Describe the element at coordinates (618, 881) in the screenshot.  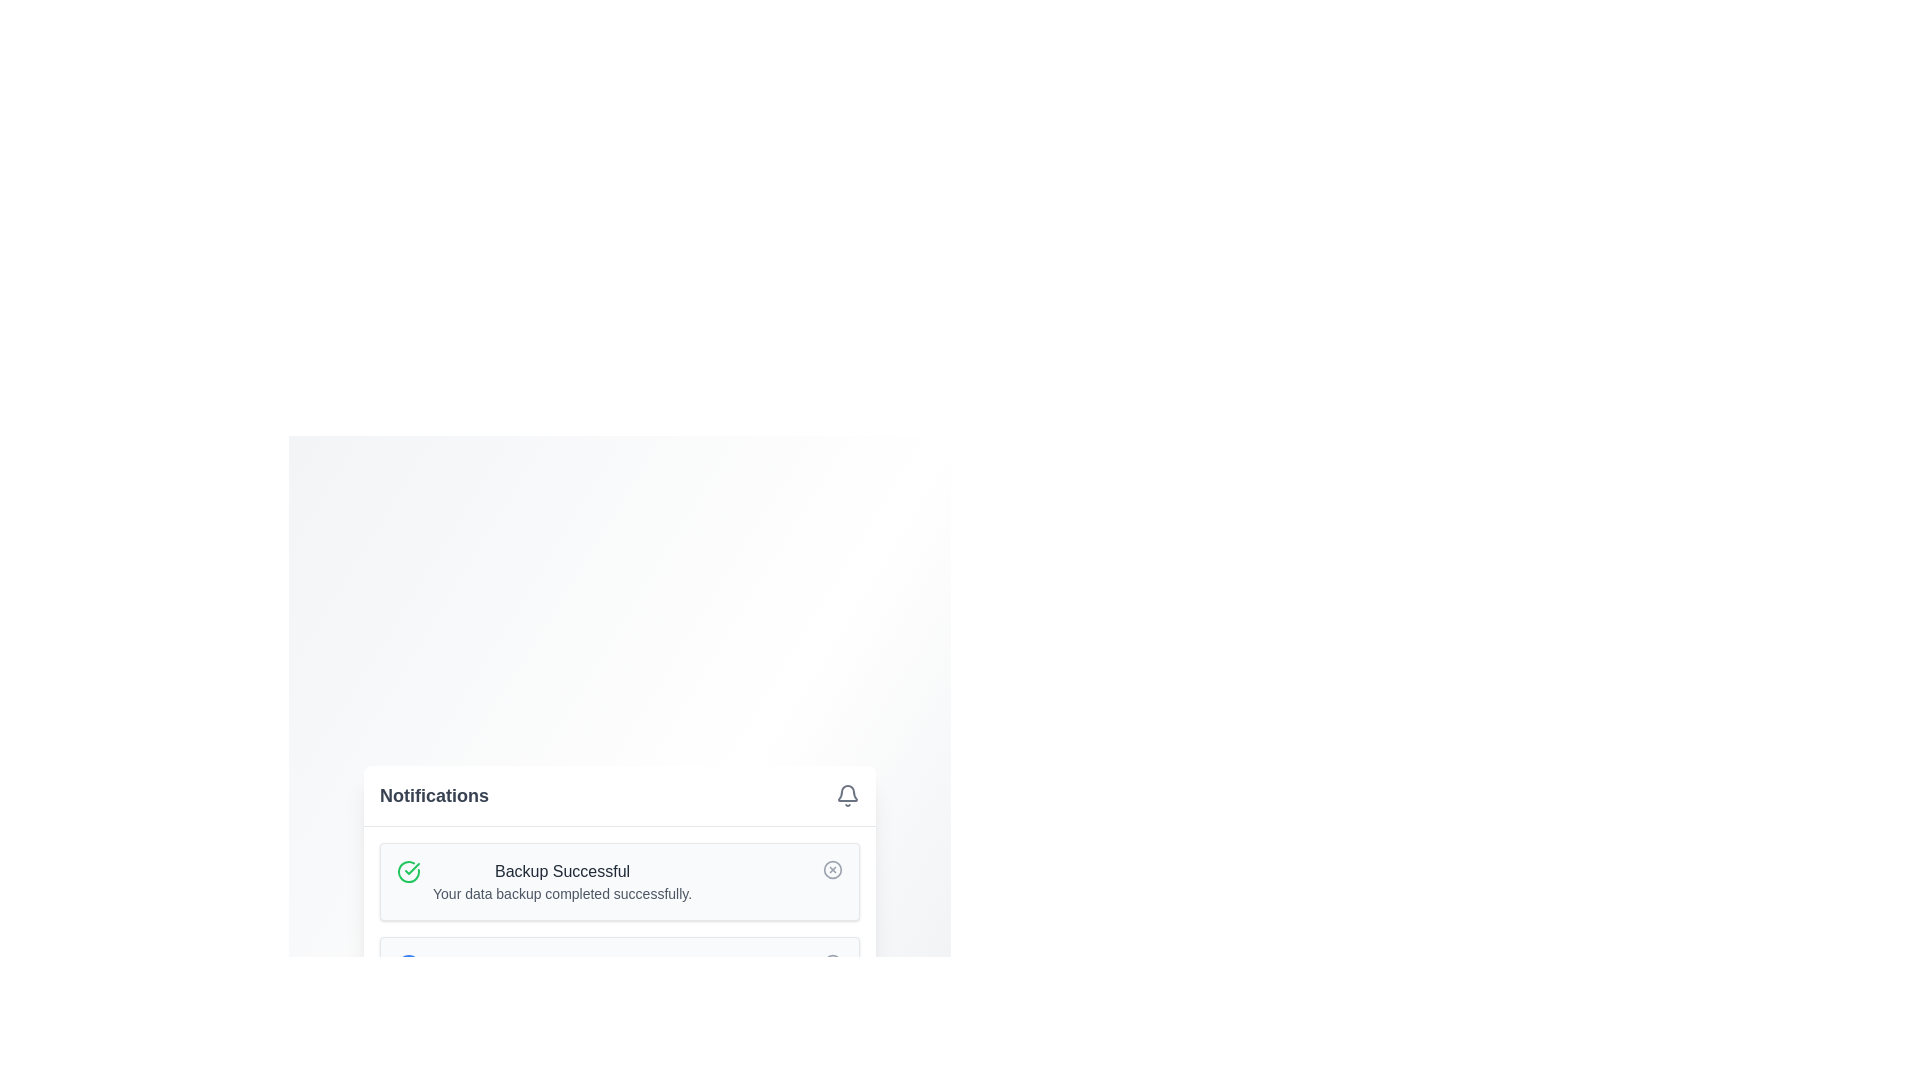
I see `the first notification card titled 'Backup Successful' with a green checkmark icon, which is located in the 'Notifications' section` at that location.